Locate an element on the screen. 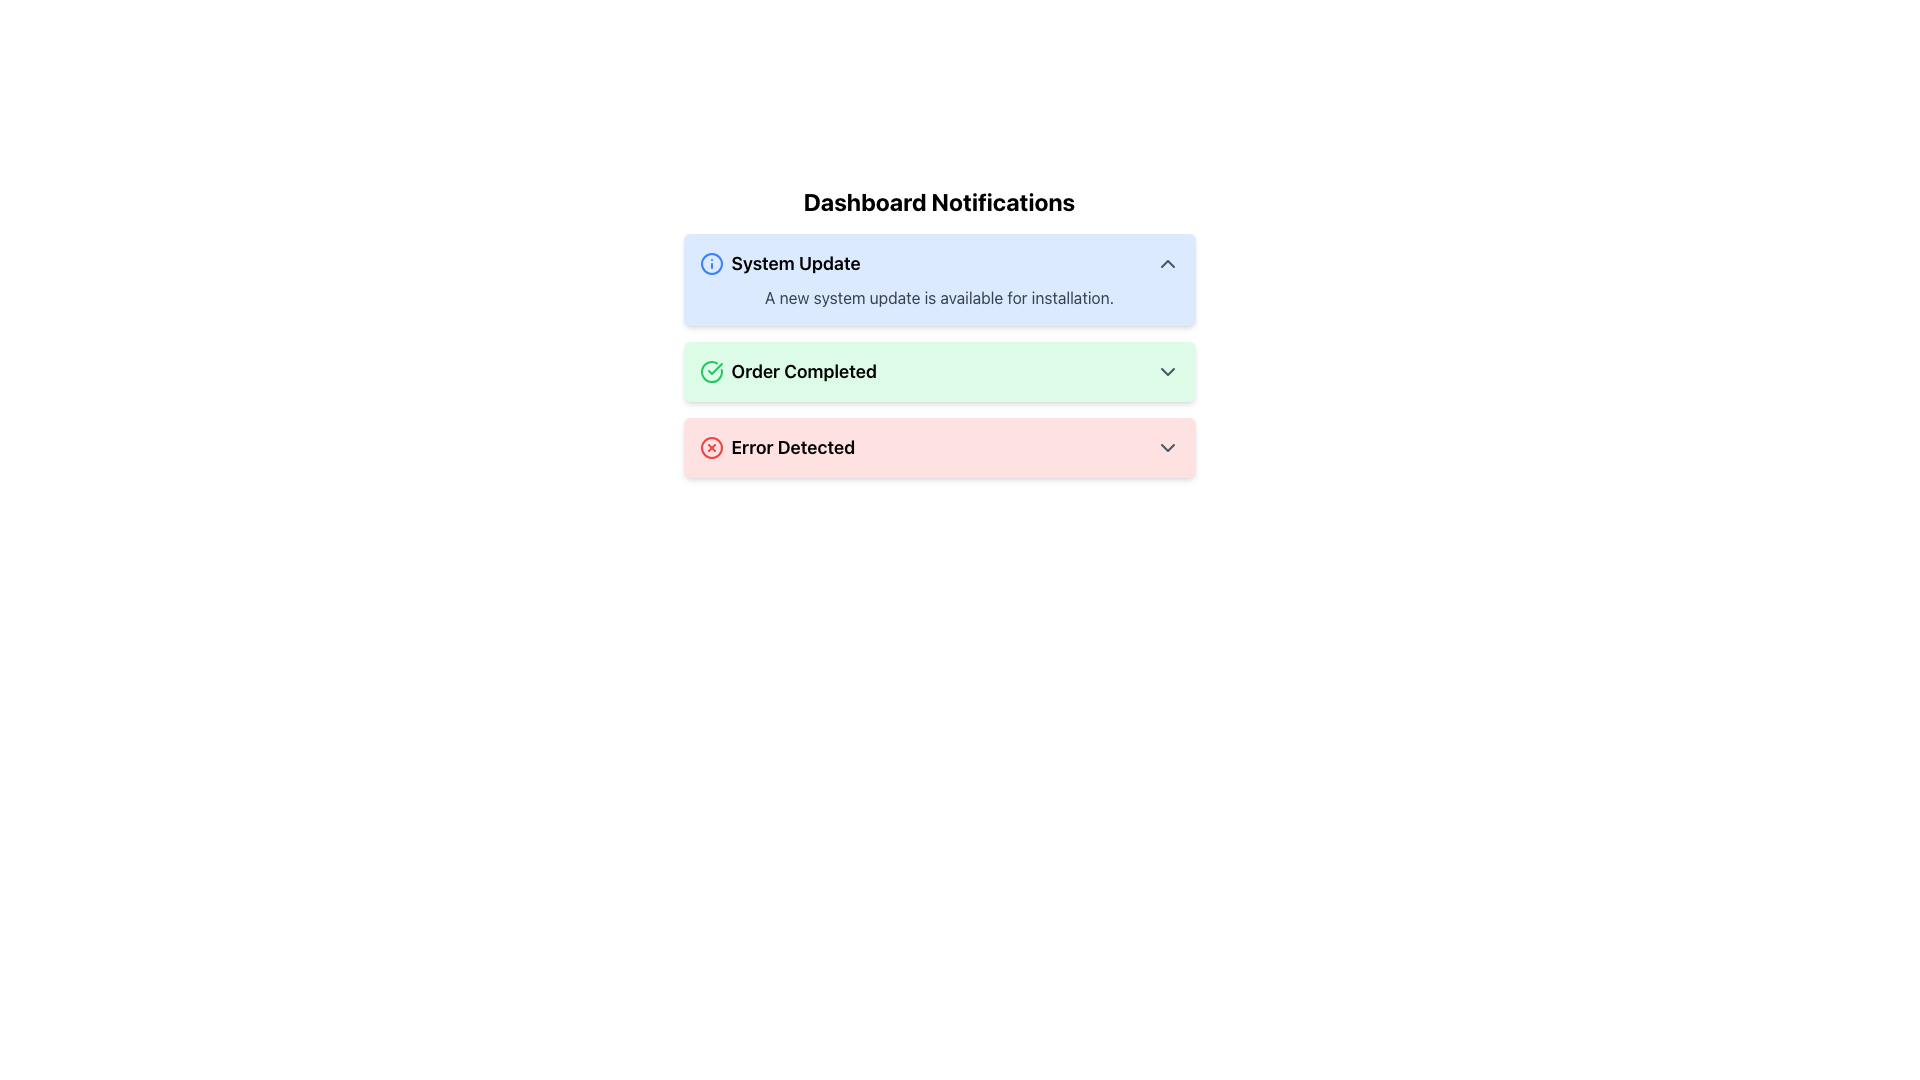  the header text 'Dashboard Notifications' which is a bold, large, centered label at the top of the notifications section is located at coordinates (938, 201).